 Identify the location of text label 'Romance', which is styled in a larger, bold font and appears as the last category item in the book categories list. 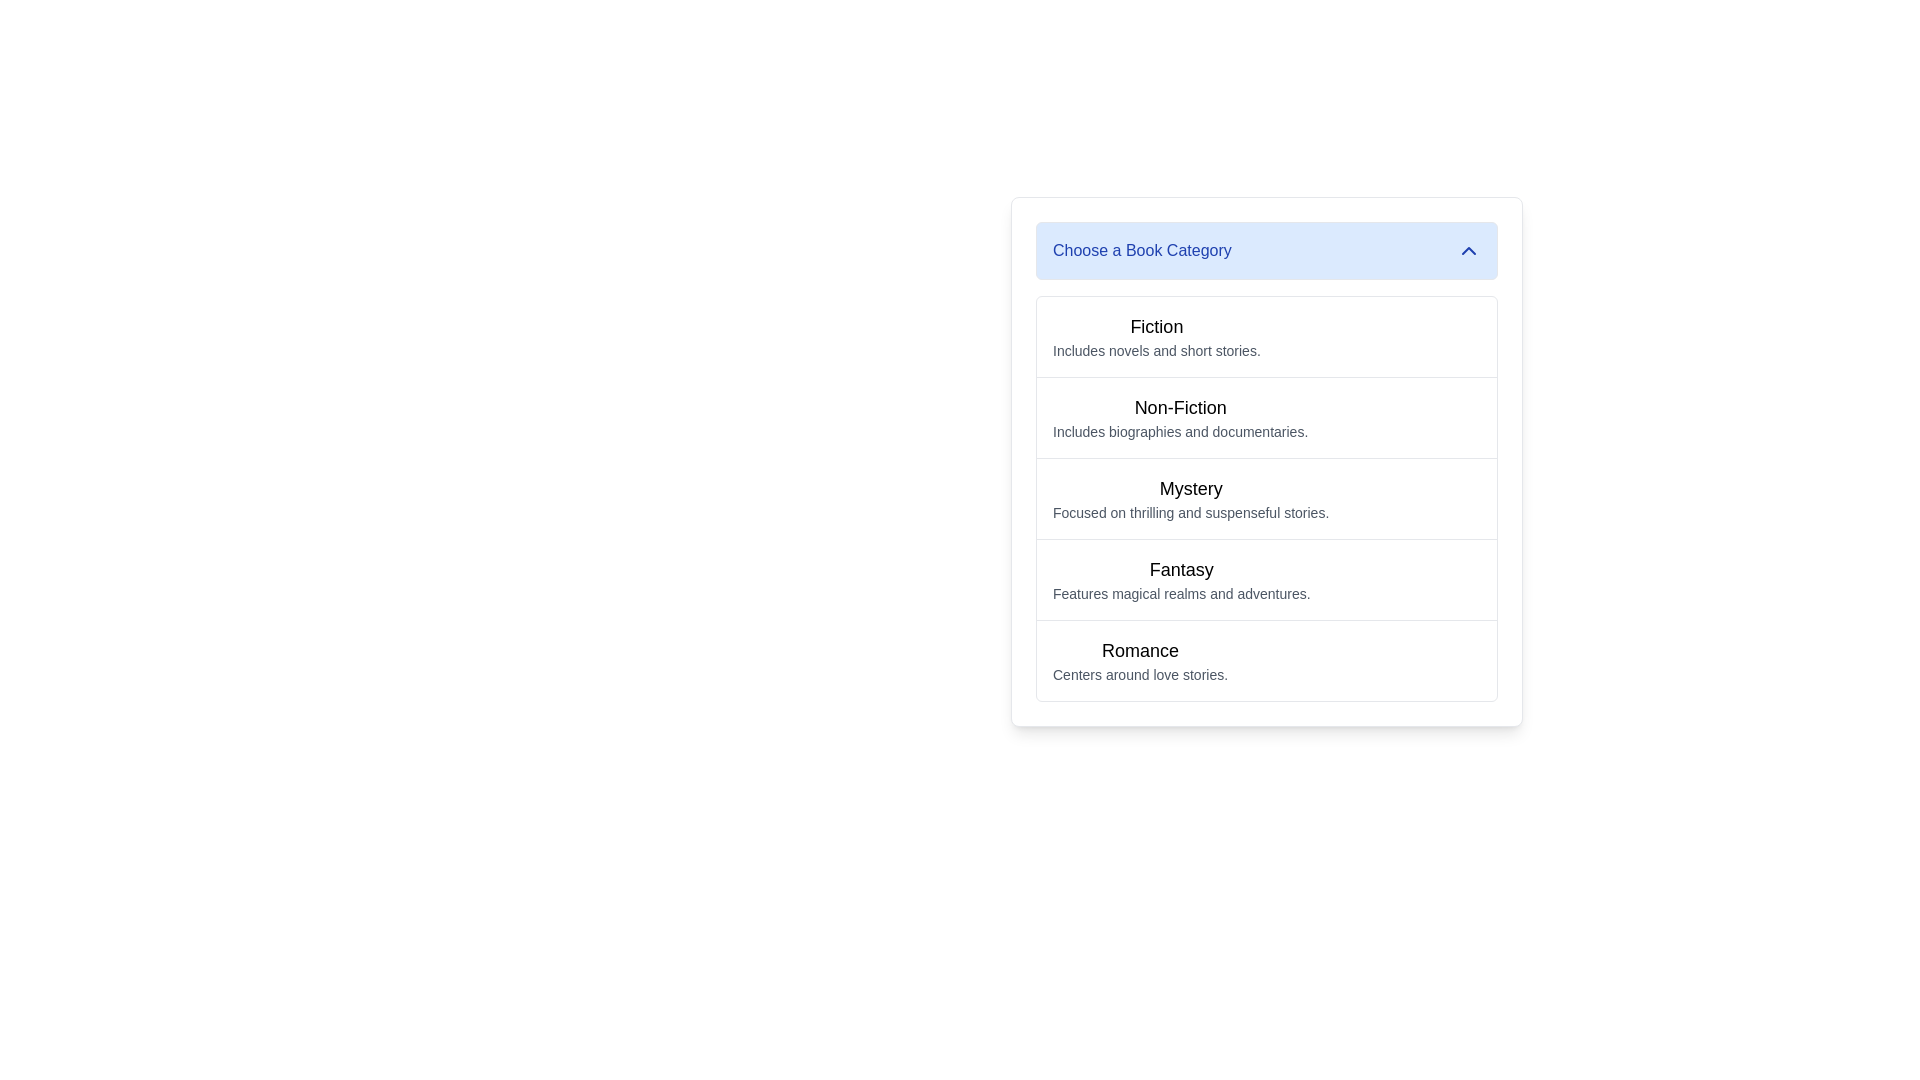
(1140, 651).